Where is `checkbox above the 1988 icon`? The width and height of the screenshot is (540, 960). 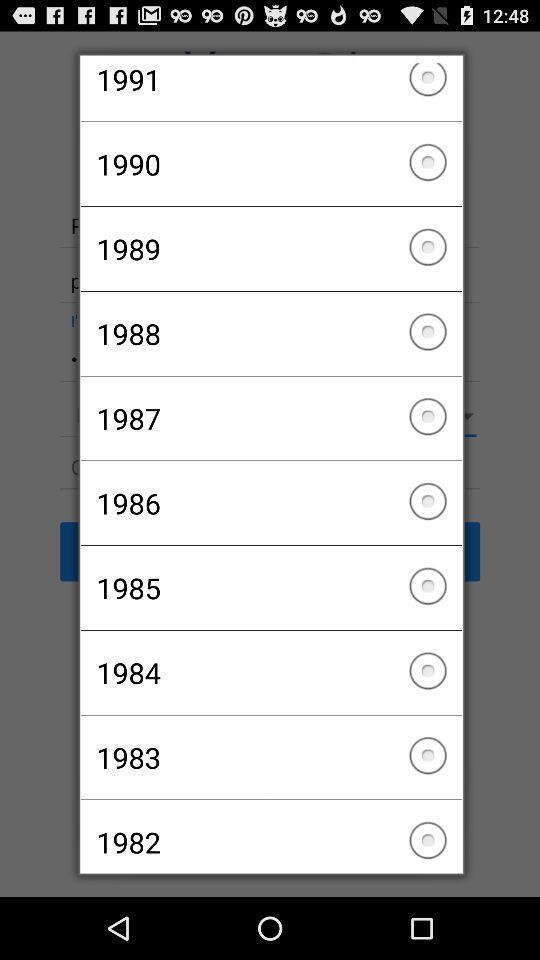
checkbox above the 1988 icon is located at coordinates (270, 248).